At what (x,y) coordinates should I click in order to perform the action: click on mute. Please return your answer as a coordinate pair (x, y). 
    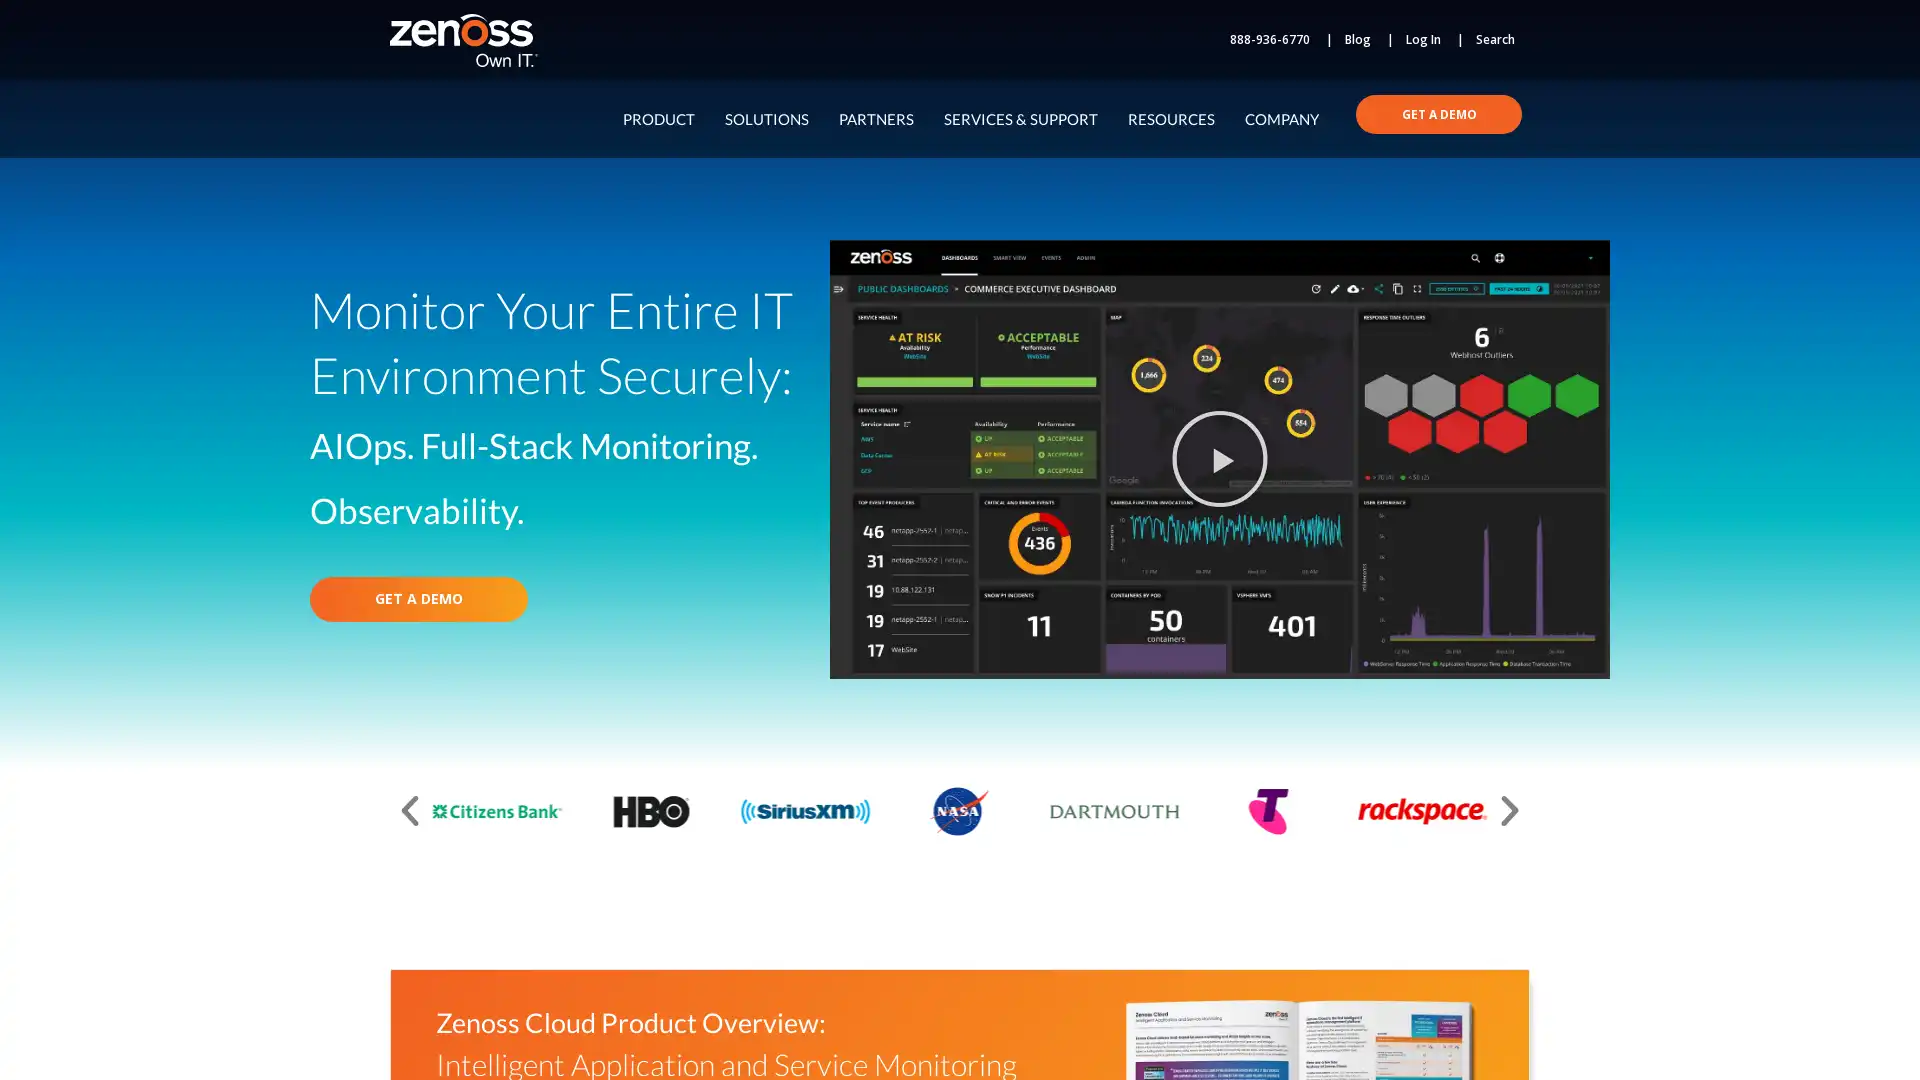
    Looking at the image, I should click on (1489, 582).